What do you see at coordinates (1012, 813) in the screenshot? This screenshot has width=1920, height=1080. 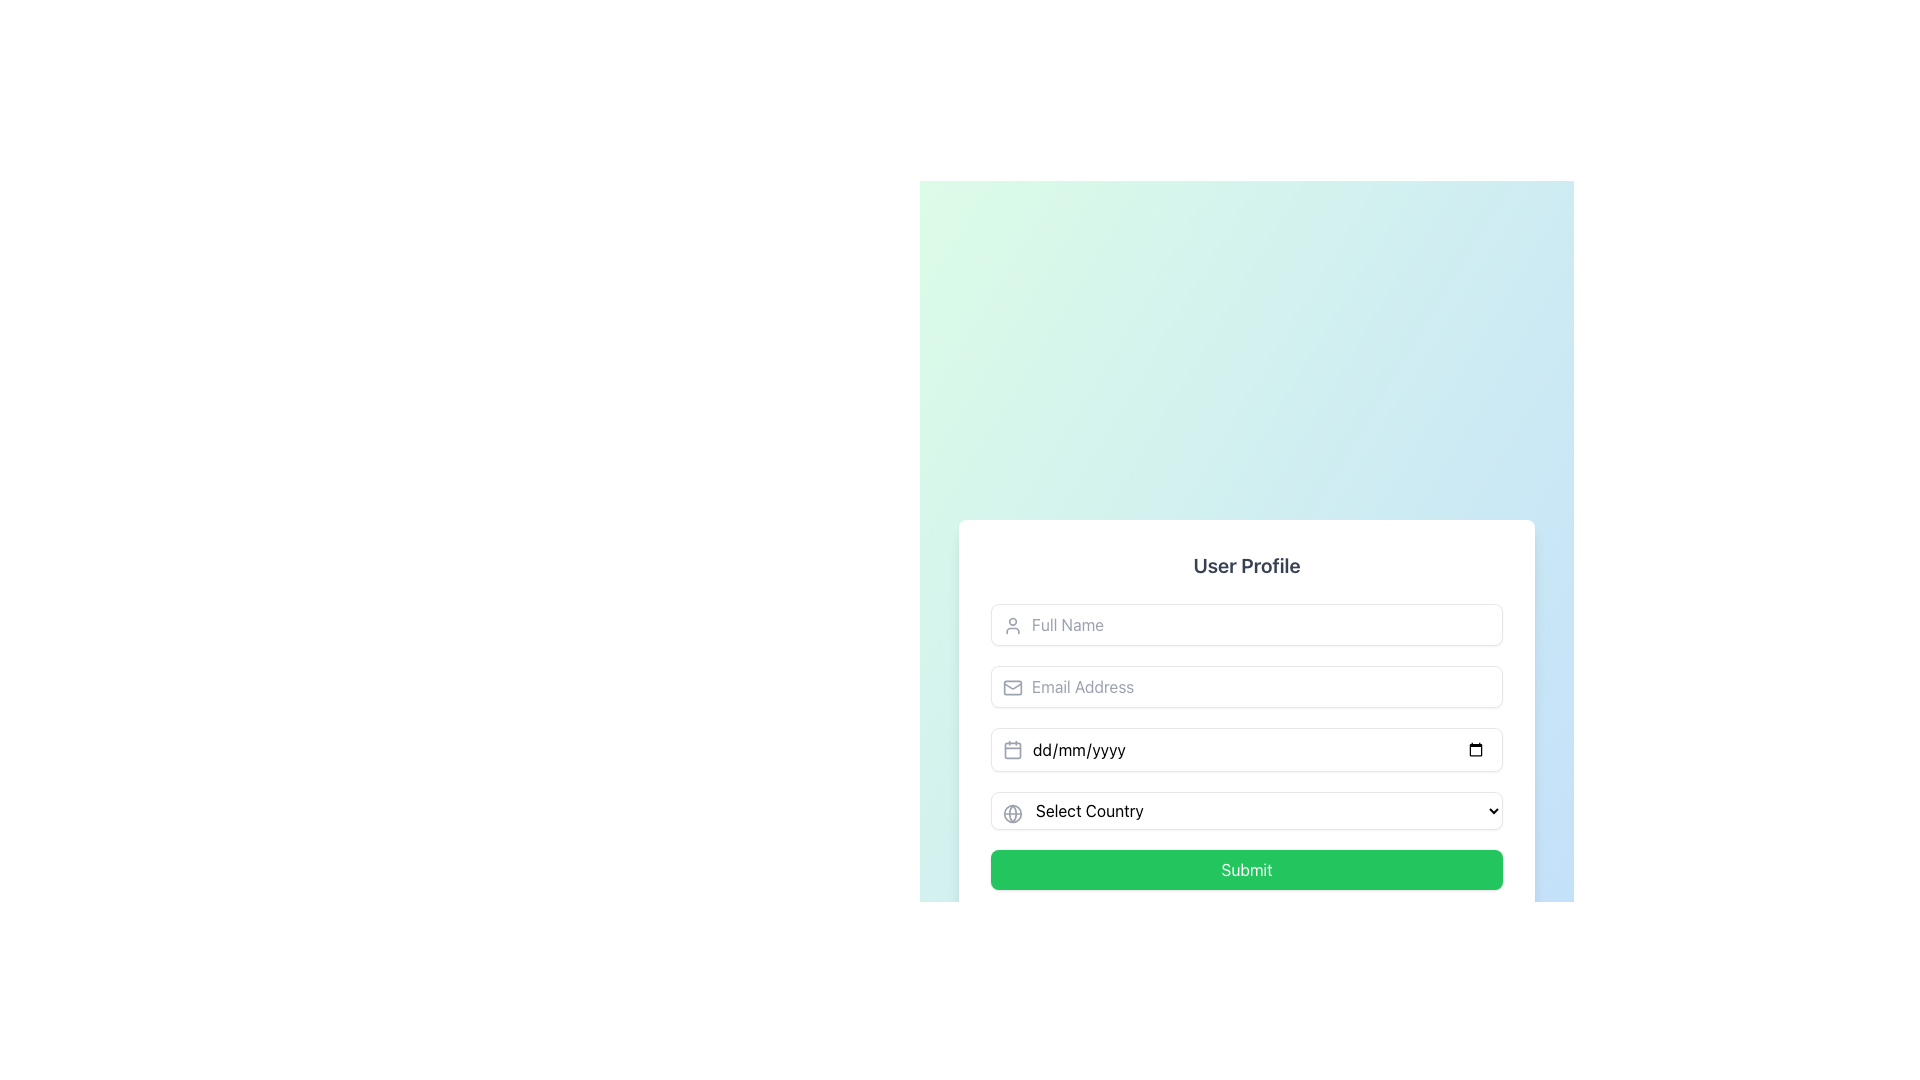 I see `the visual representation of the globe icon component, which is a circular graphical element located to the left of the 'Select Country' text field` at bounding box center [1012, 813].